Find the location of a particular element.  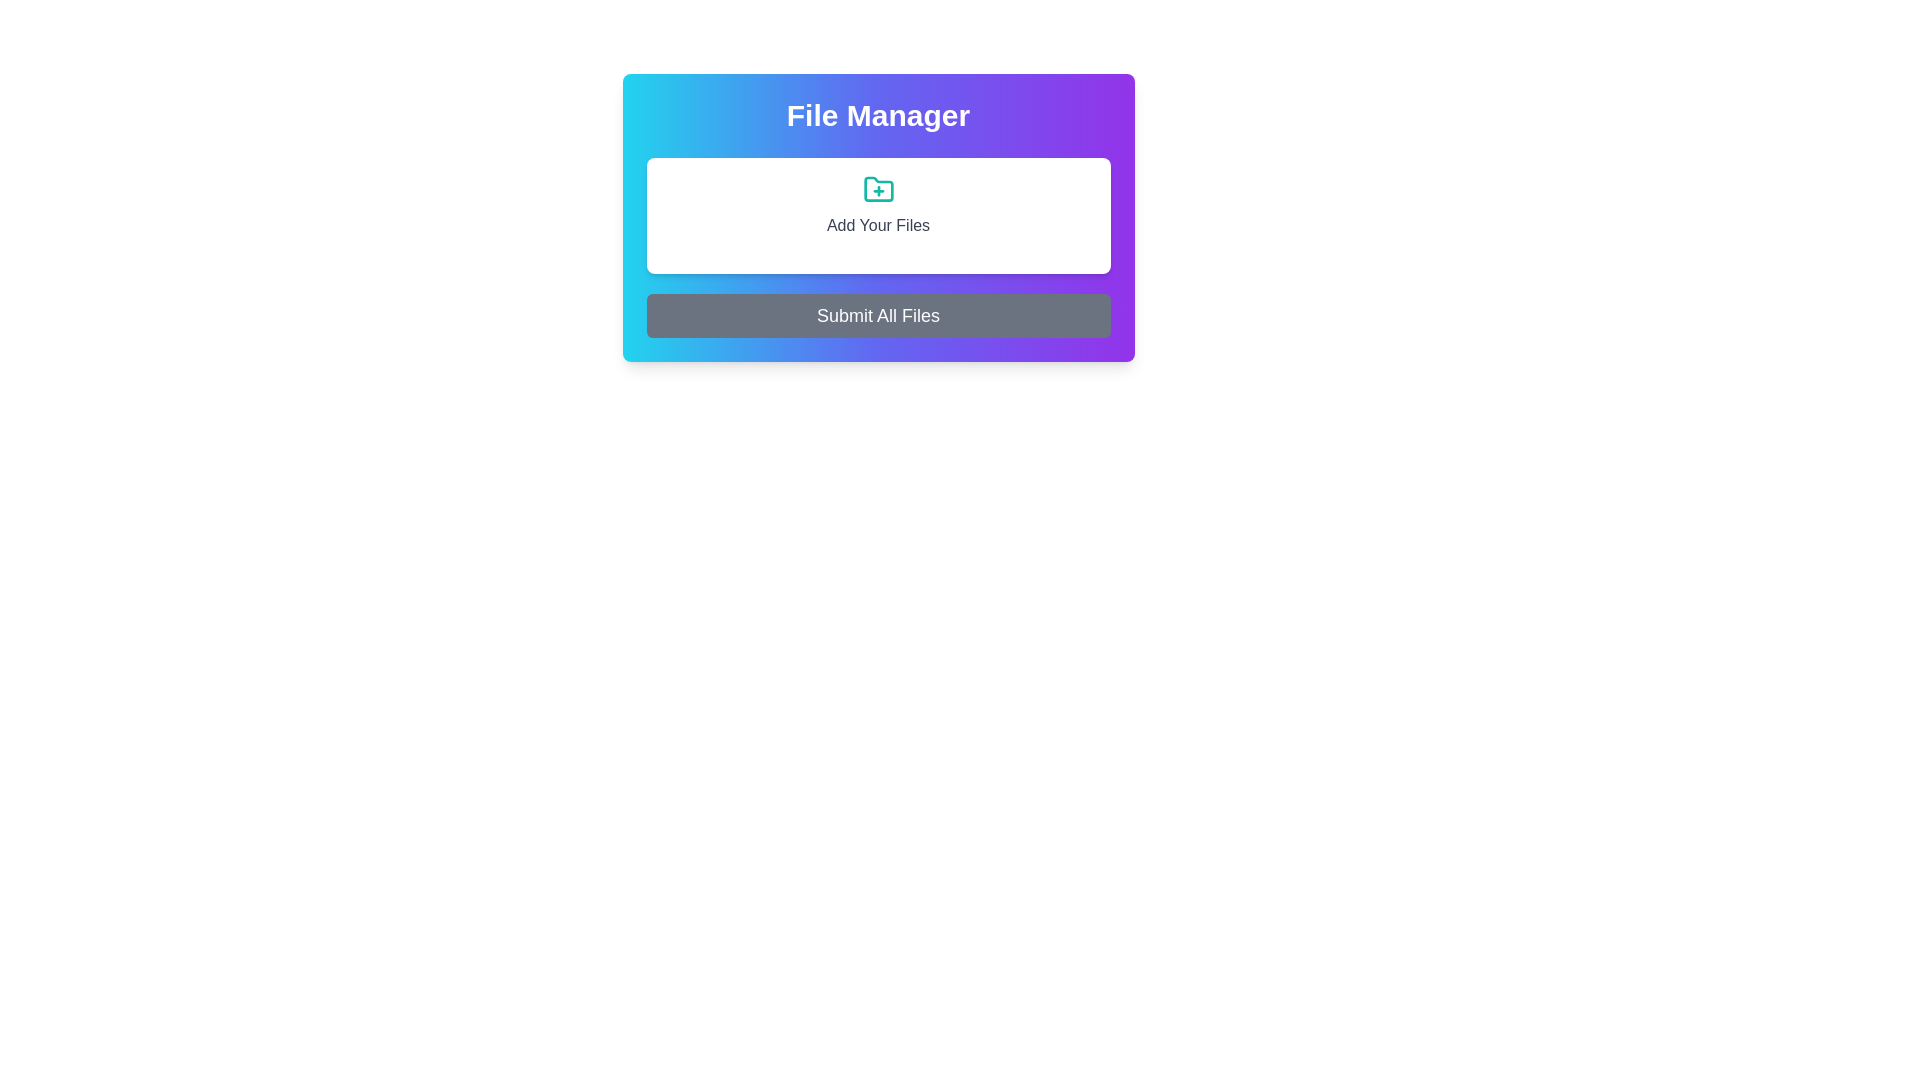

the text label 'Add Your Files' which is styled with a subdued gray color and located within a card component below the 'File Manager' title, directly above the 'Submit All Files' button is located at coordinates (878, 205).